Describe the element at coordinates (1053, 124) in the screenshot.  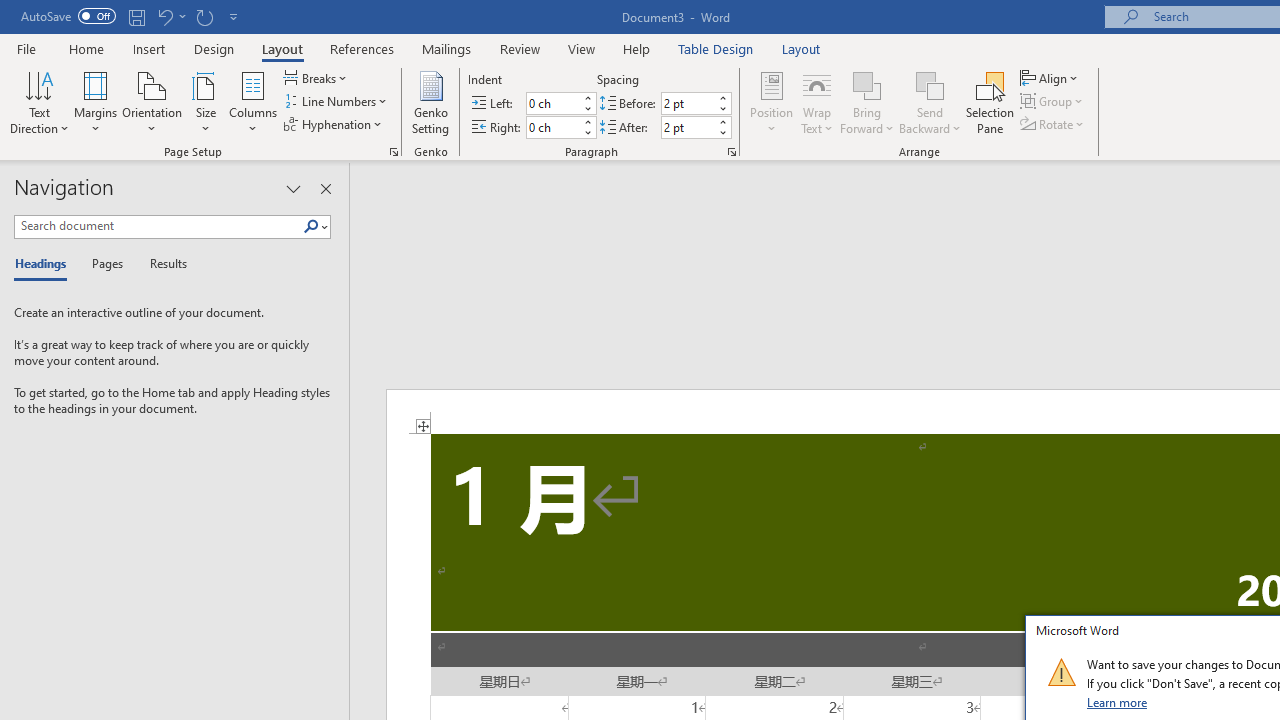
I see `'Rotate'` at that location.